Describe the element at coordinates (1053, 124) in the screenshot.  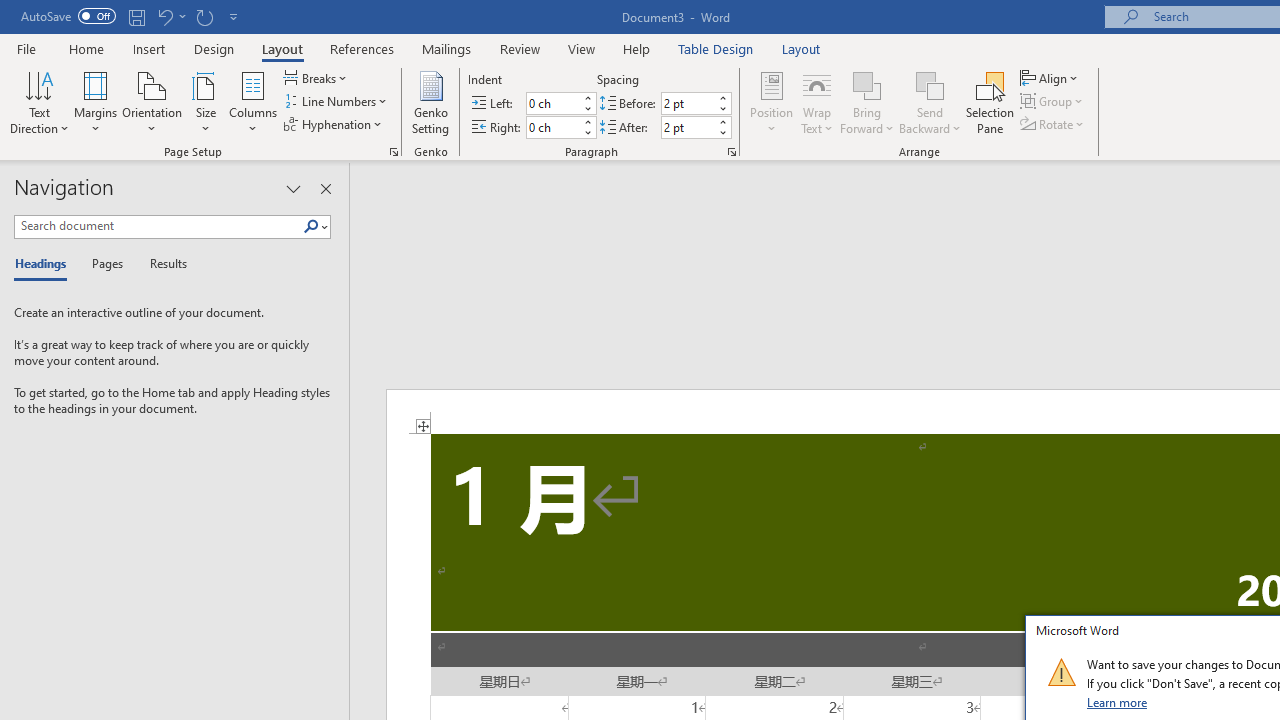
I see `'Rotate'` at that location.